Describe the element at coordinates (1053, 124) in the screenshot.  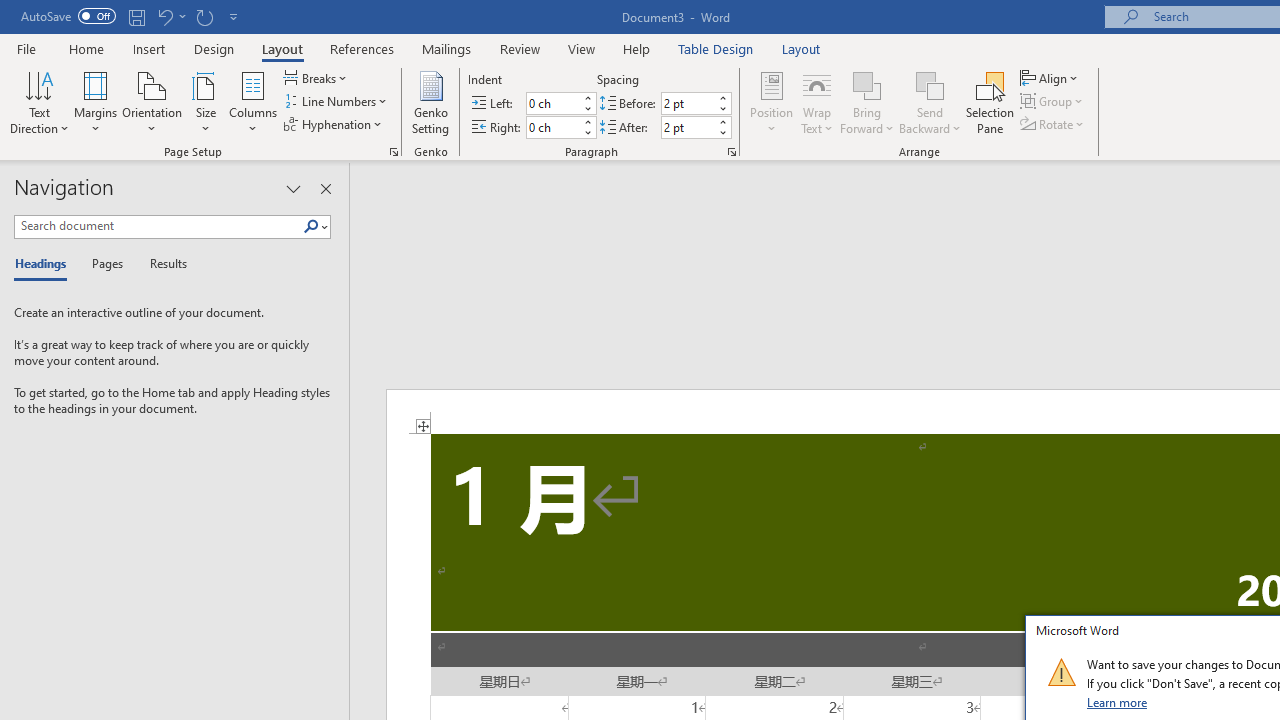
I see `'Rotate'` at that location.